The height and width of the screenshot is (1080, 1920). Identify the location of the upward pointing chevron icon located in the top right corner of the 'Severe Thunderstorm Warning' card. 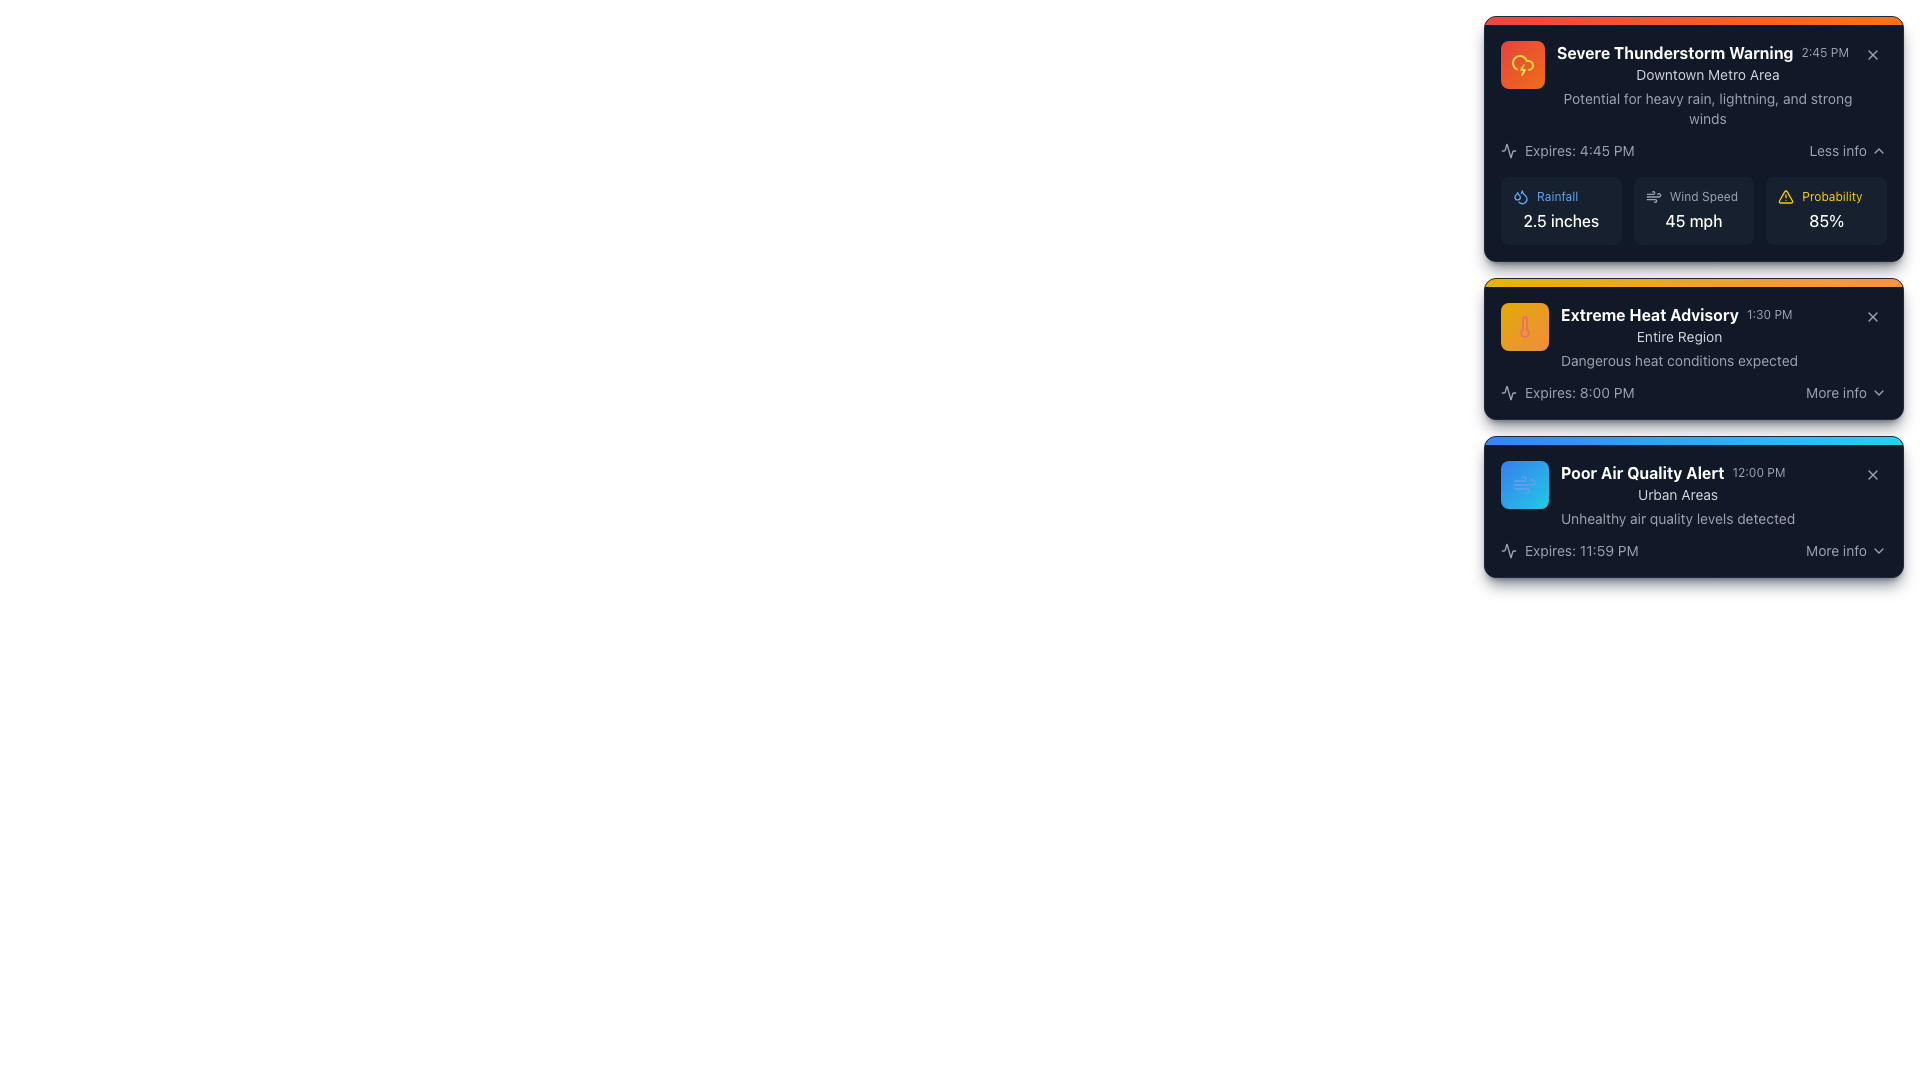
(1877, 149).